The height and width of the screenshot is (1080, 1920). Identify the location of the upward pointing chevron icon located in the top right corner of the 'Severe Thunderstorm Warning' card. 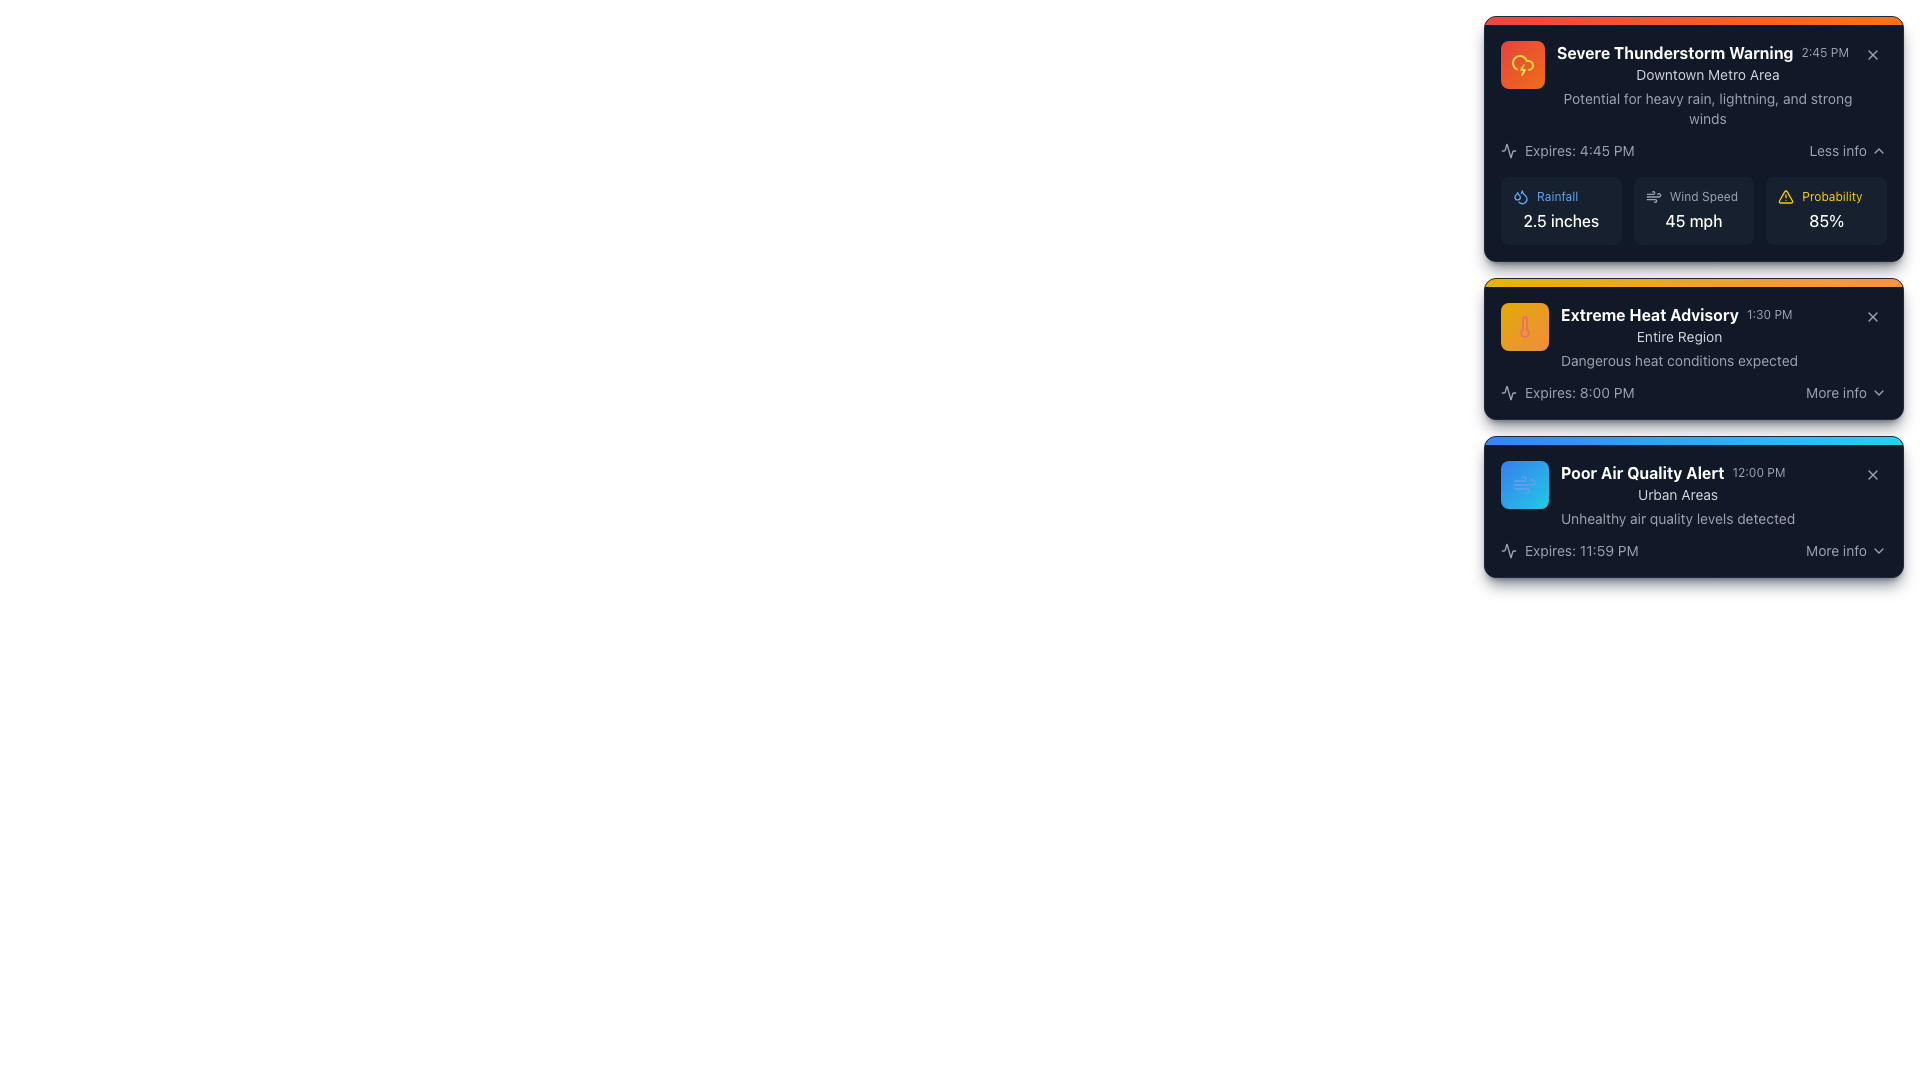
(1877, 149).